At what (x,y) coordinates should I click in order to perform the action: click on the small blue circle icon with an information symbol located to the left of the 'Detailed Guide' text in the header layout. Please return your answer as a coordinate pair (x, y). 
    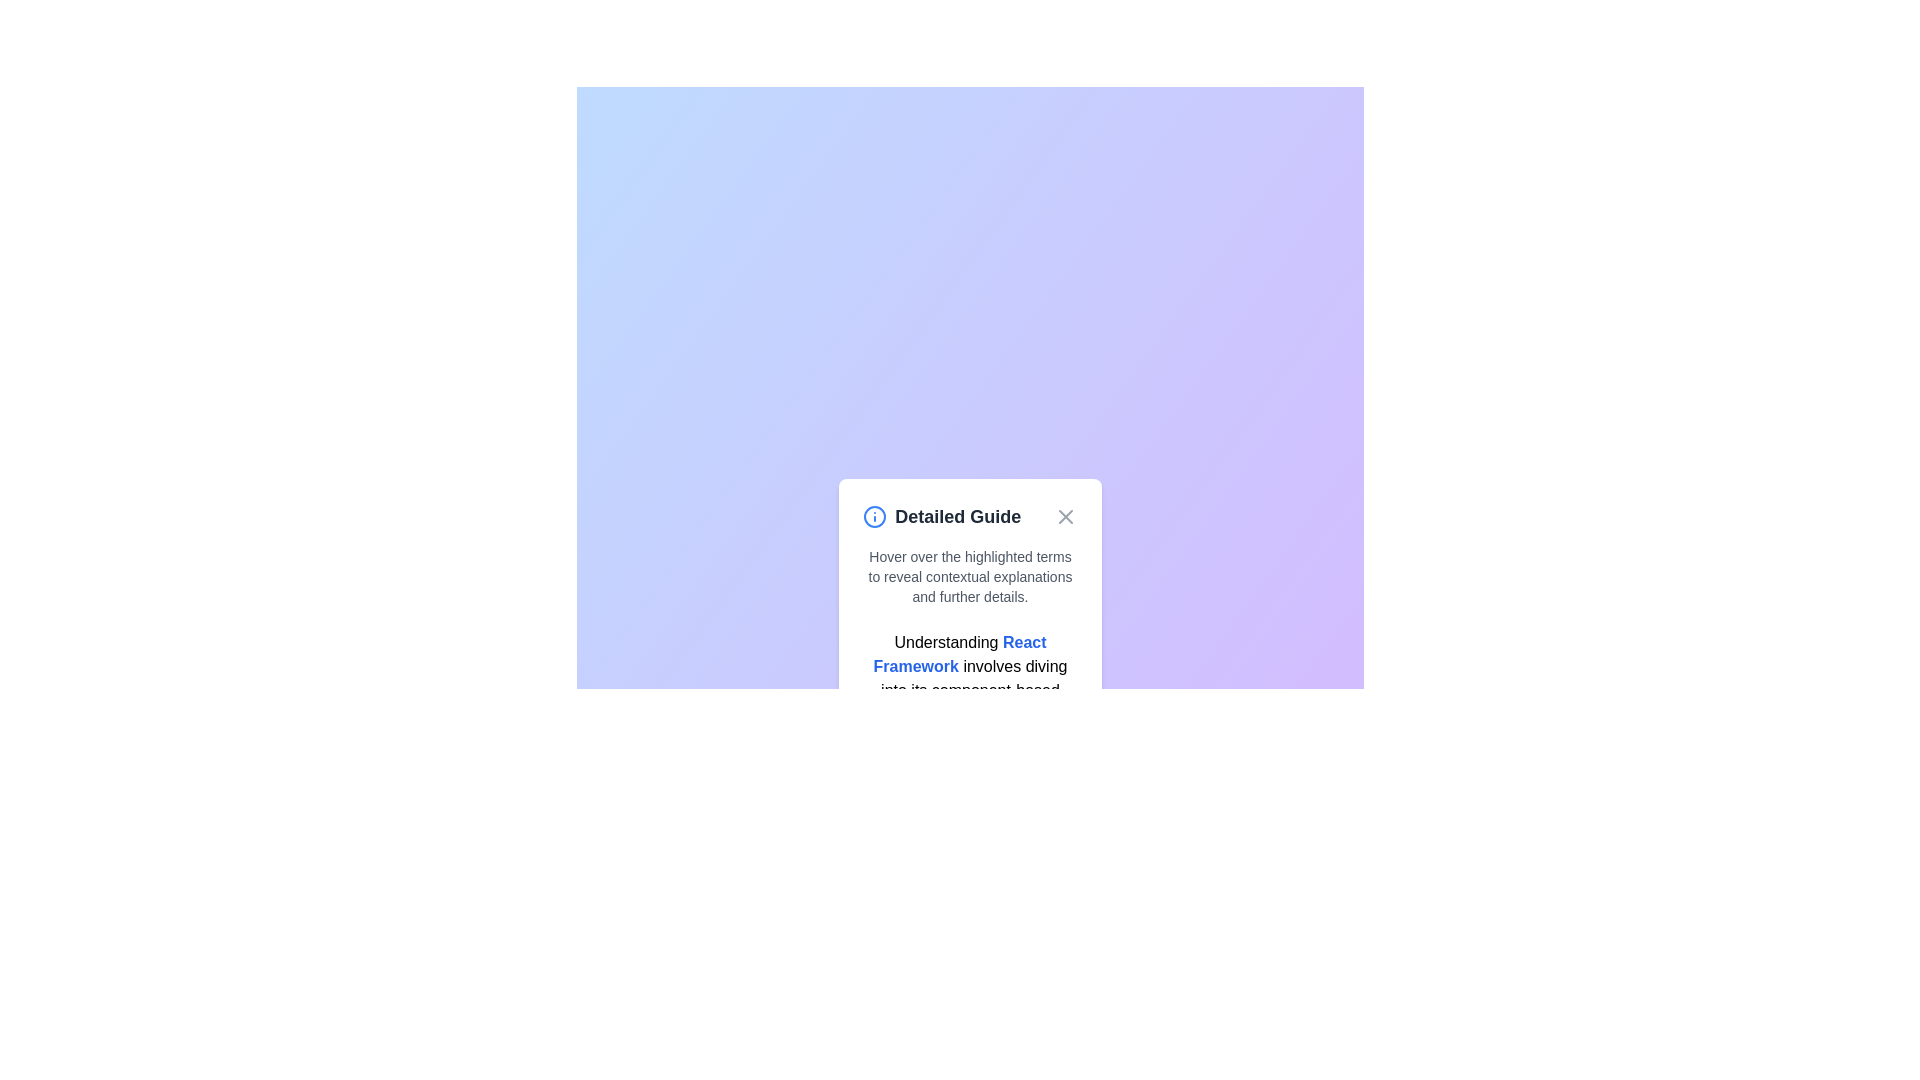
    Looking at the image, I should click on (875, 515).